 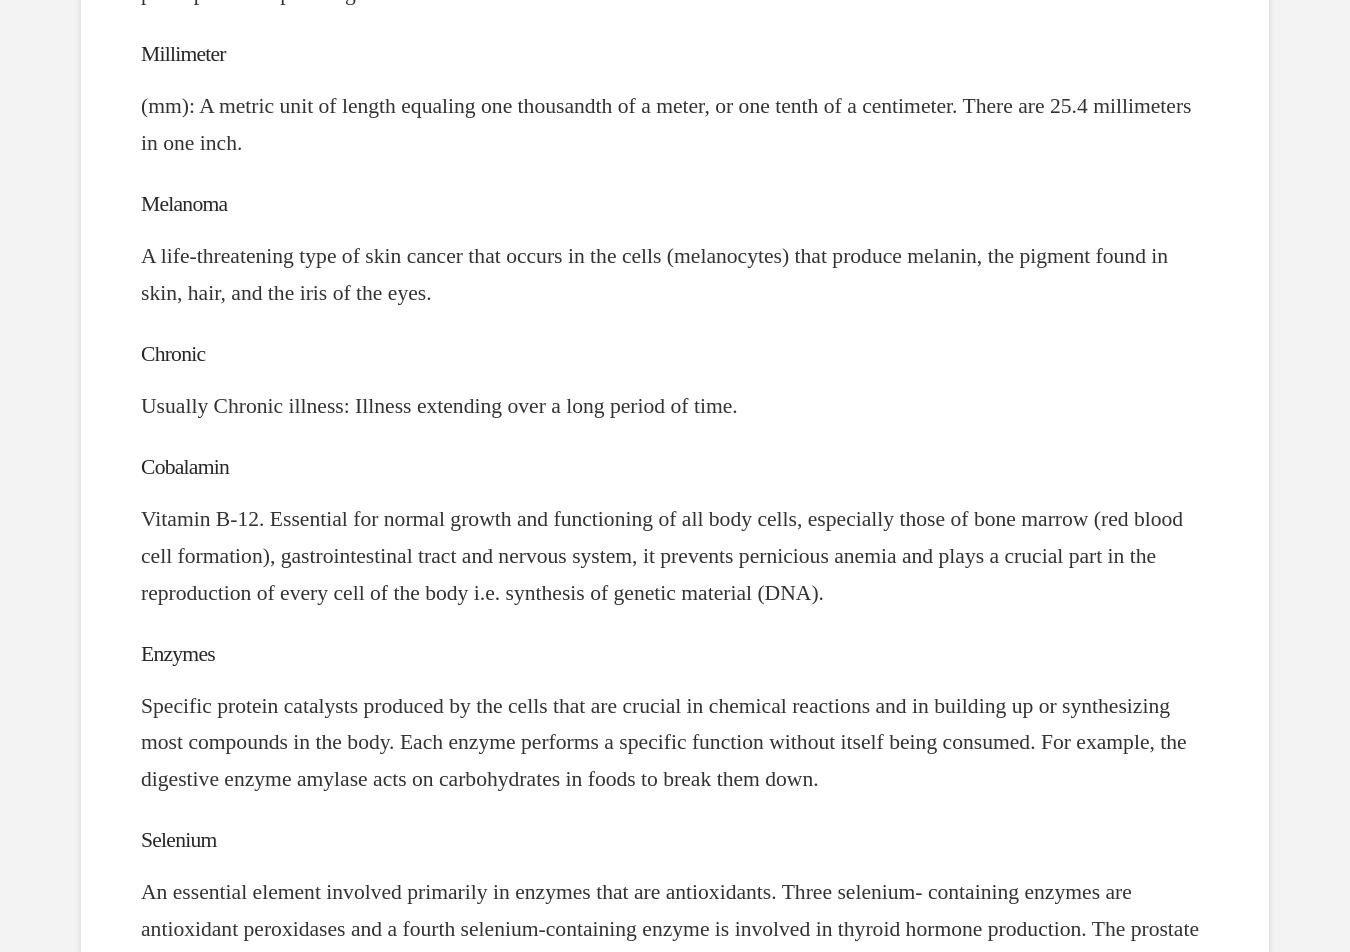 What do you see at coordinates (183, 53) in the screenshot?
I see `'Millimeter'` at bounding box center [183, 53].